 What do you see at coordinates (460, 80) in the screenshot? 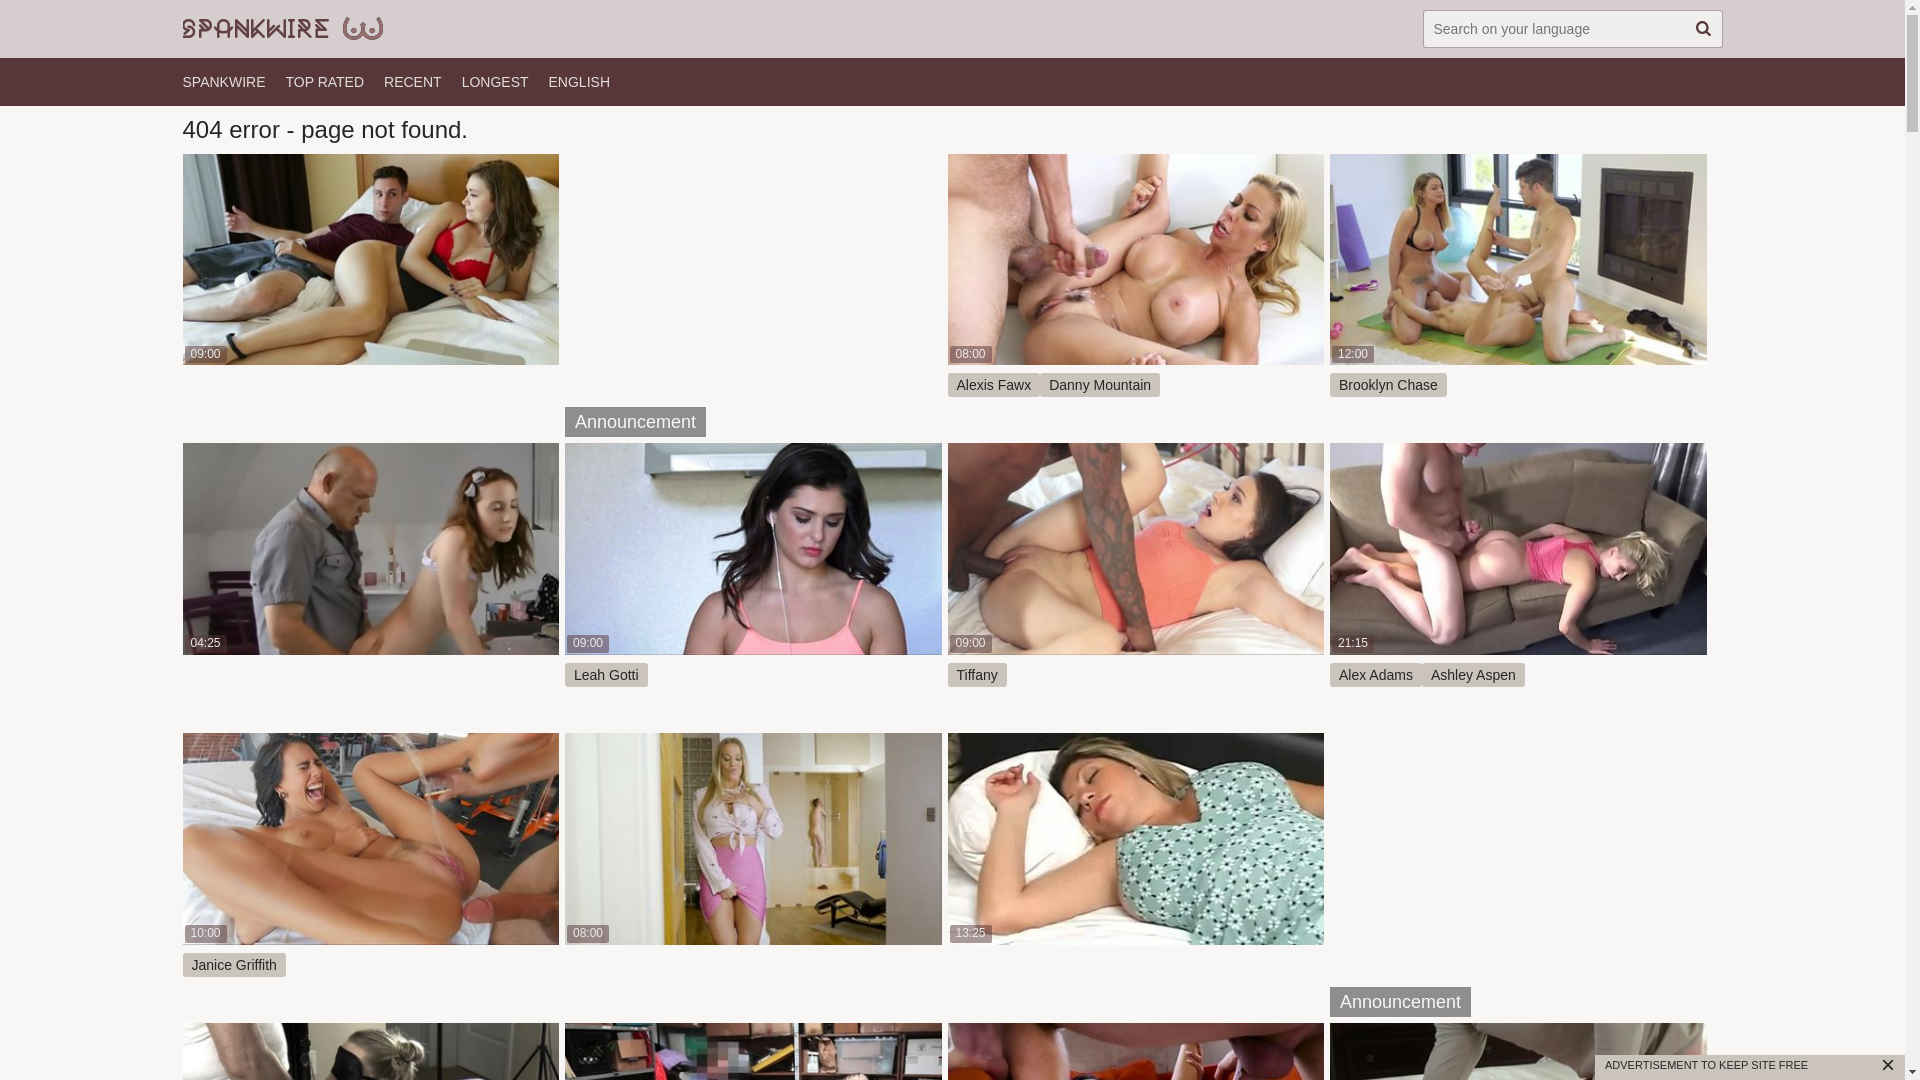
I see `'LONGEST'` at bounding box center [460, 80].